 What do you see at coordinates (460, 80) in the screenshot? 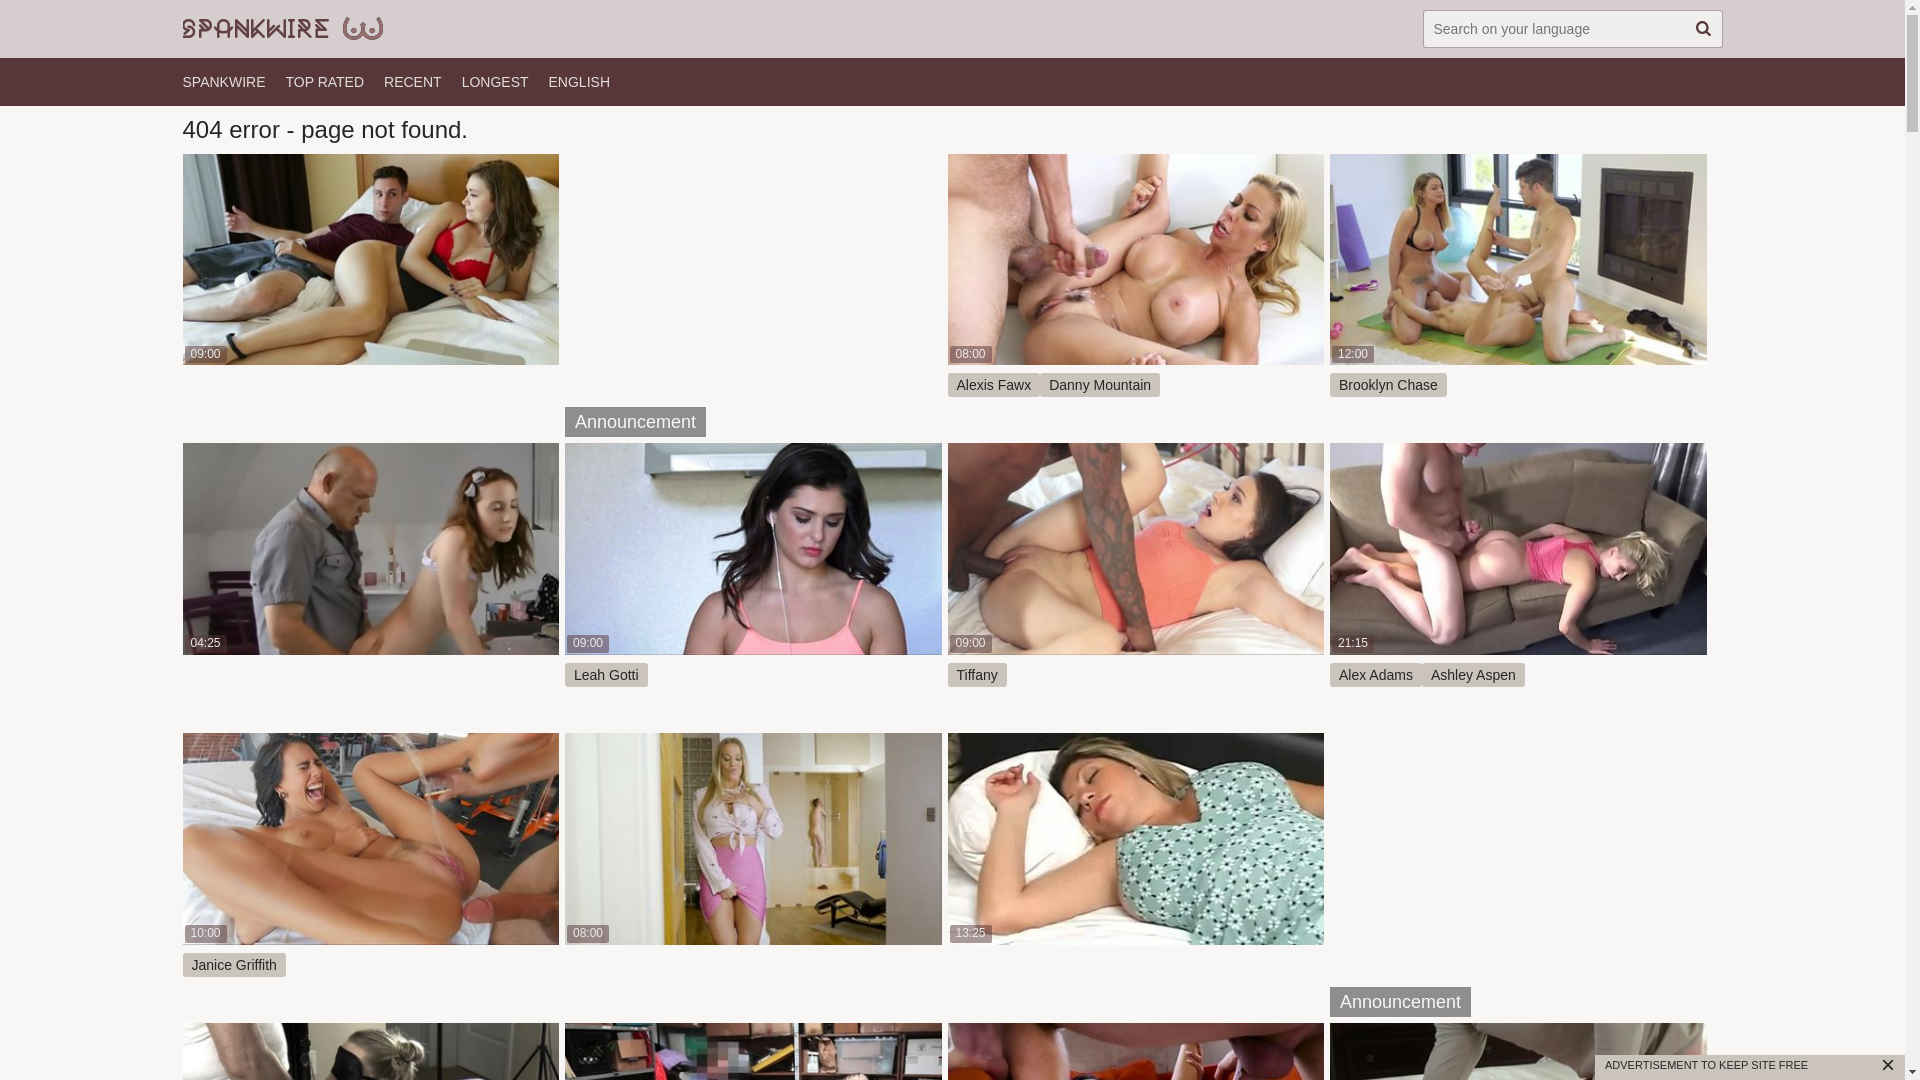
I see `'LONGEST'` at bounding box center [460, 80].